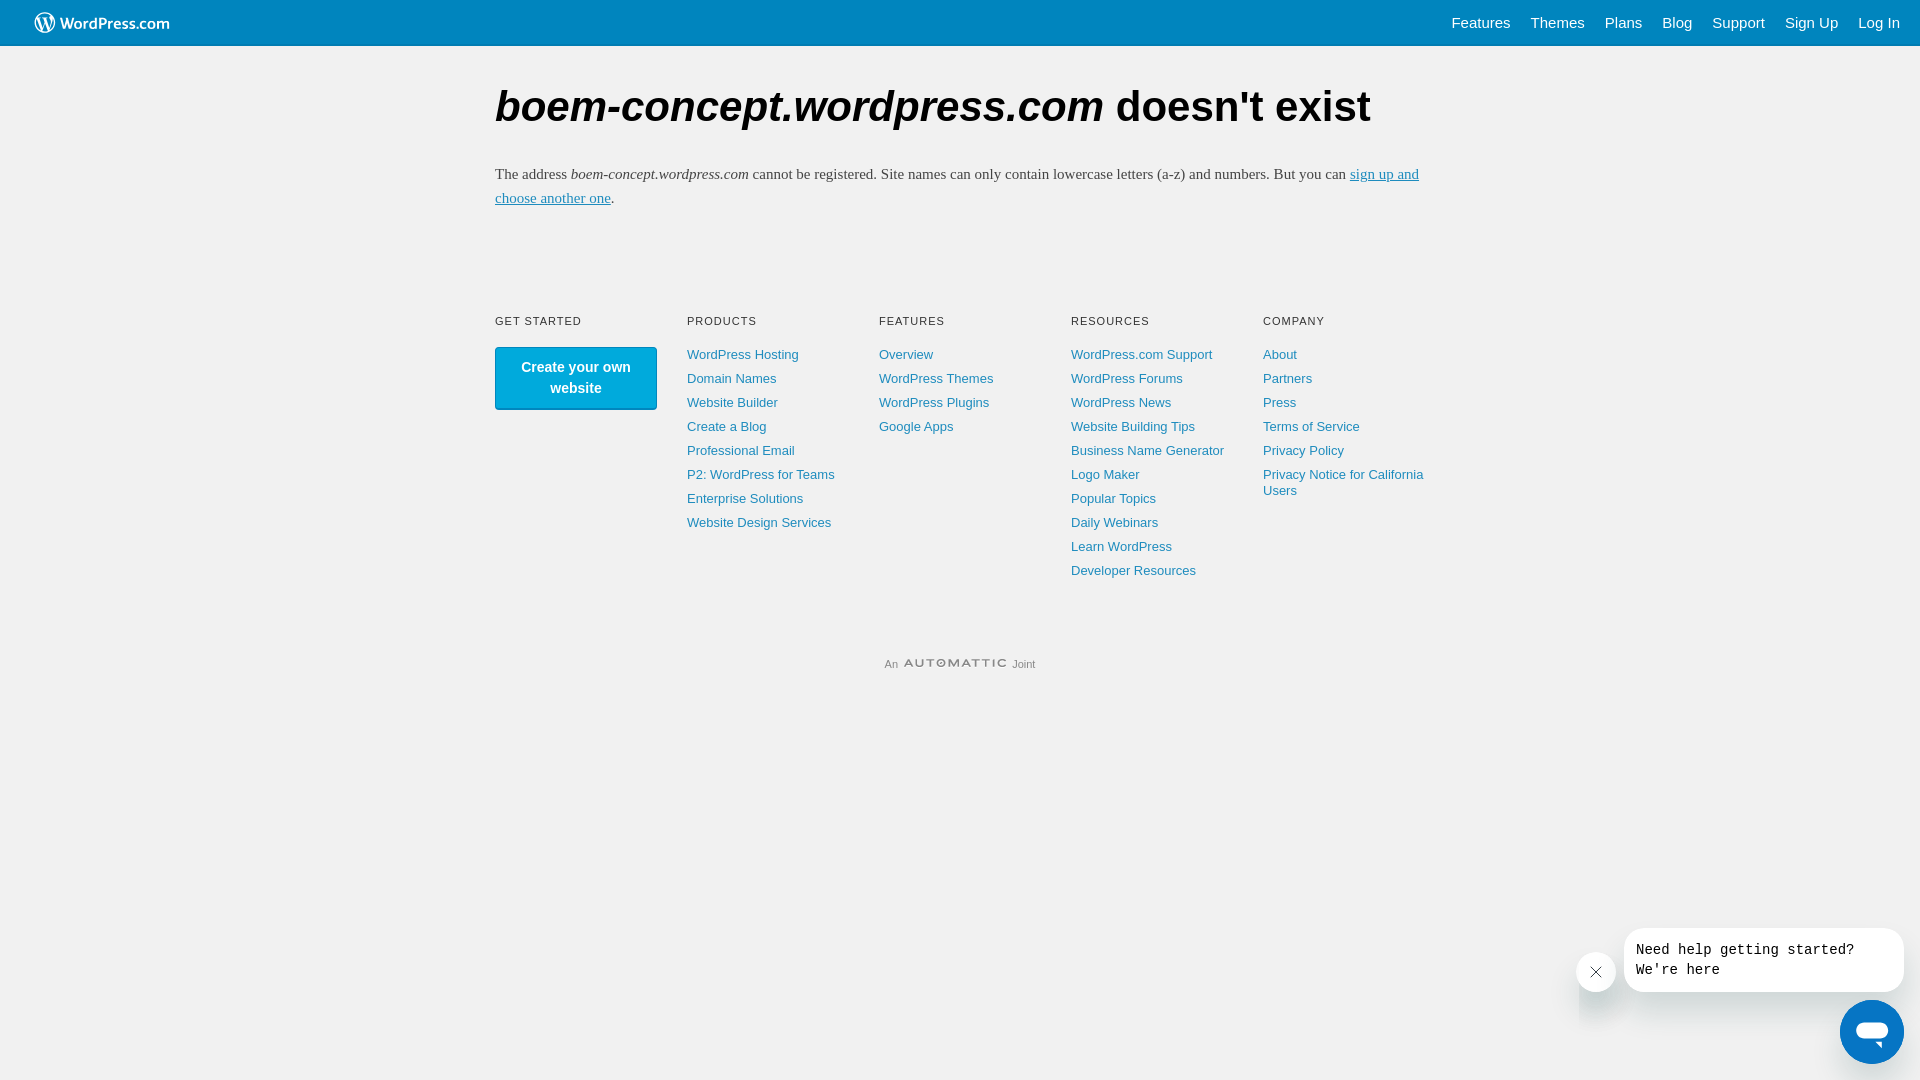 The height and width of the screenshot is (1080, 1920). I want to click on 'Button to launch messaging window', so click(1839, 1032).